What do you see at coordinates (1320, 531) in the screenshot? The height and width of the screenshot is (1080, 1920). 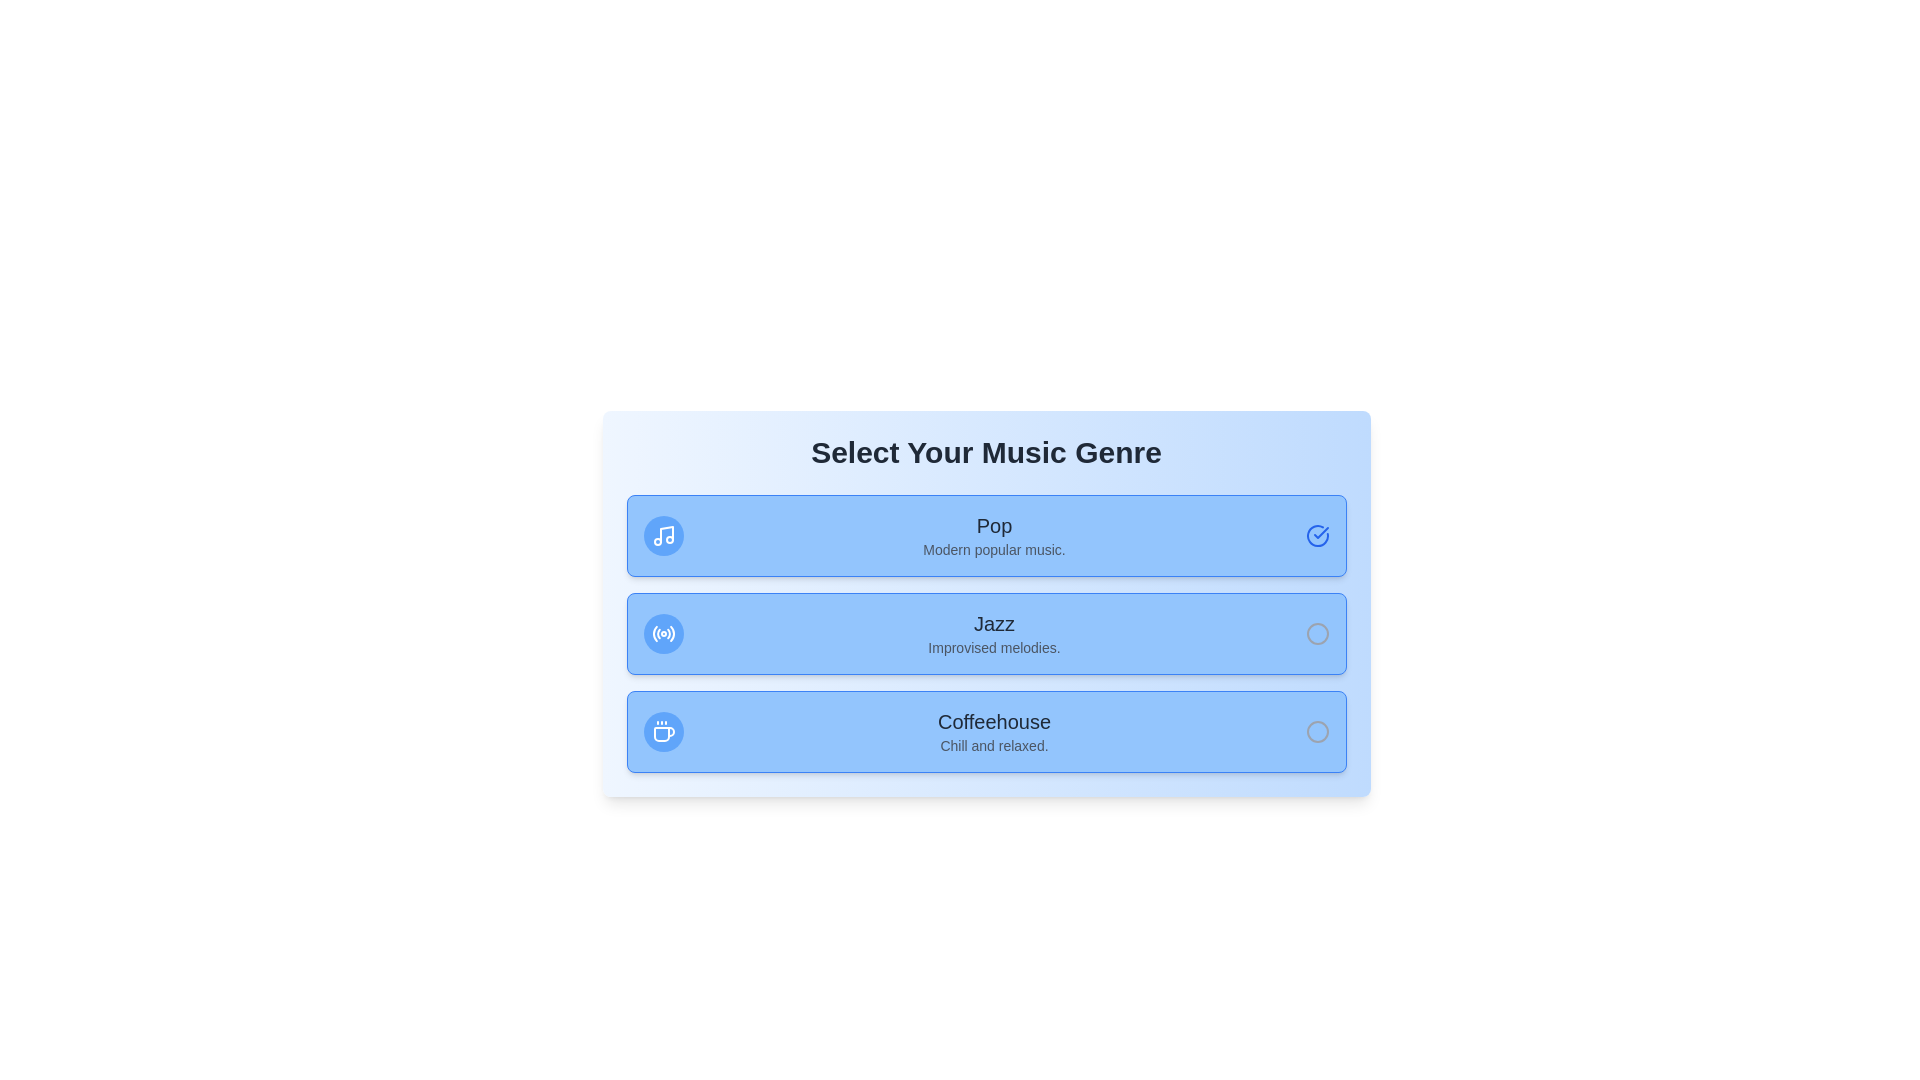 I see `the checkmark icon inside the blue circular frame` at bounding box center [1320, 531].